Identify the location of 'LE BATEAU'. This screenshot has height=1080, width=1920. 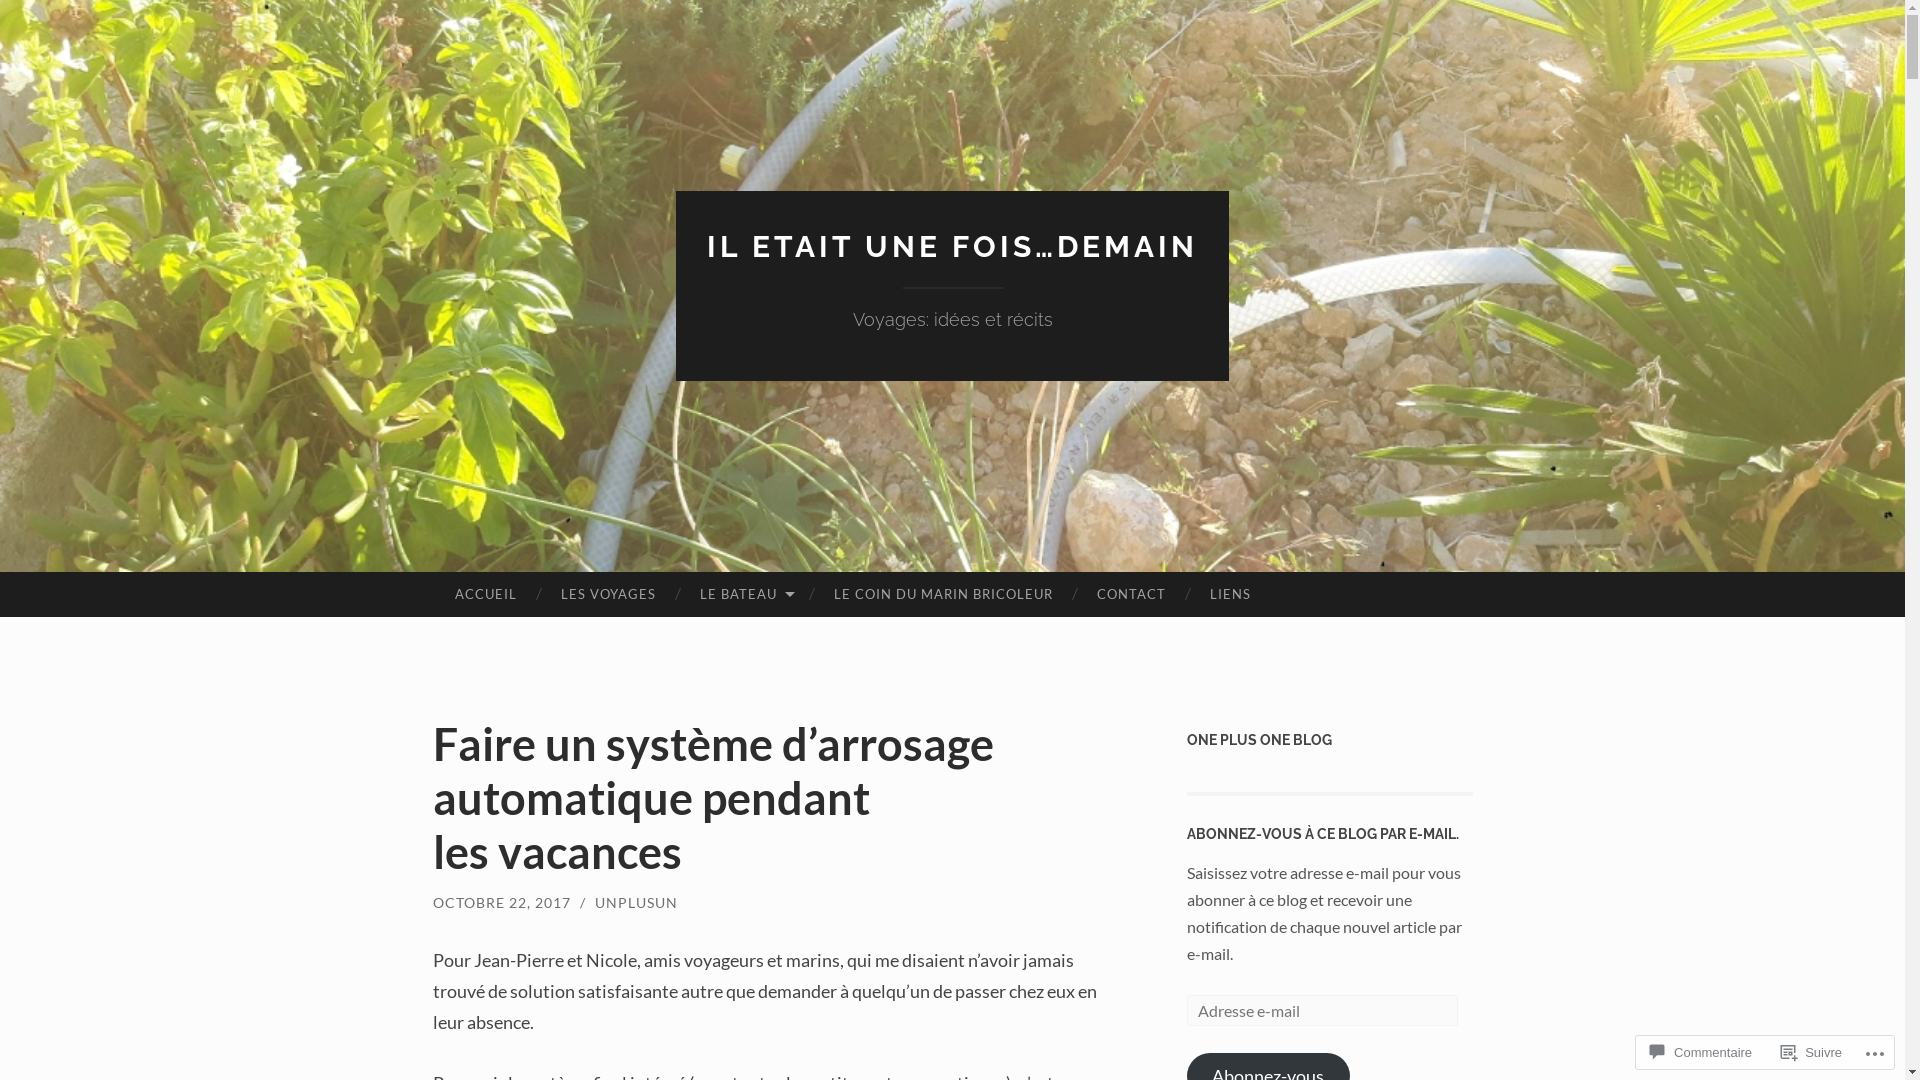
(743, 593).